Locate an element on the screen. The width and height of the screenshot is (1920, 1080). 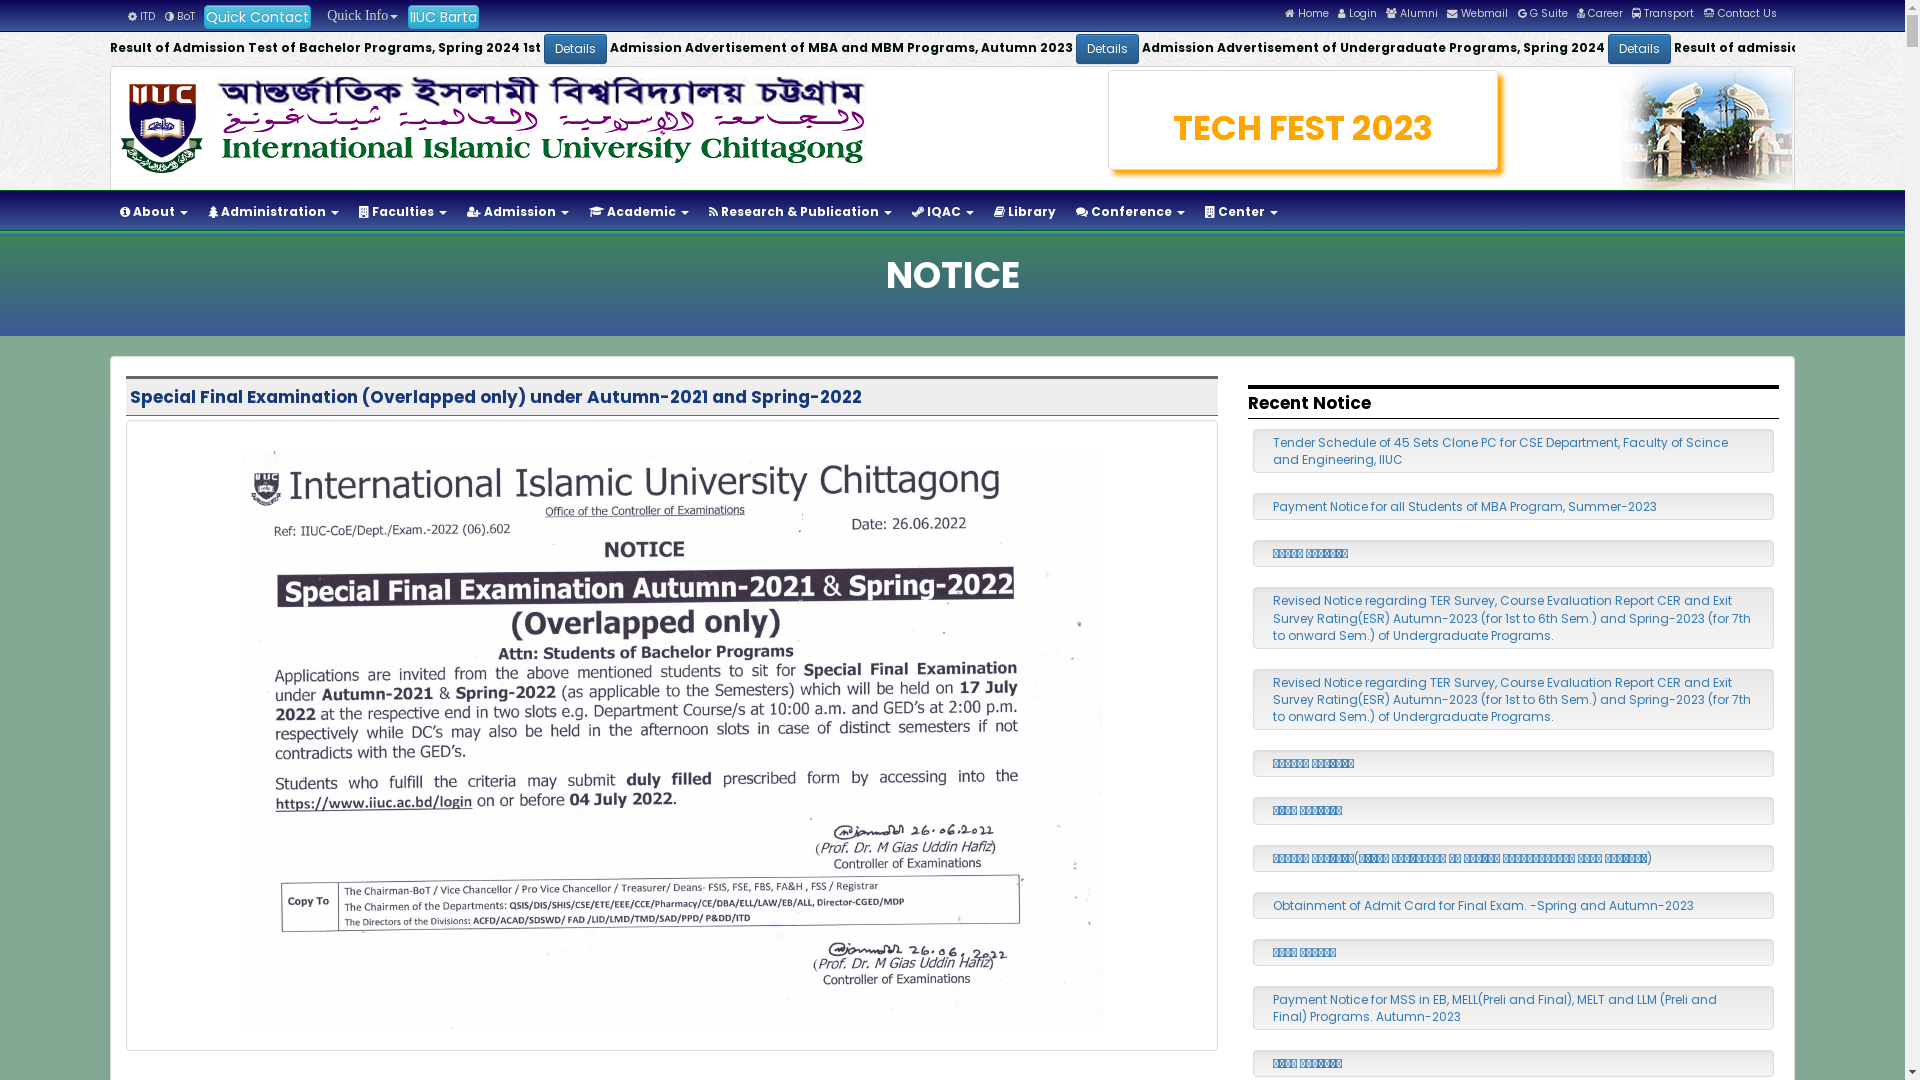
'Conference' is located at coordinates (1130, 212).